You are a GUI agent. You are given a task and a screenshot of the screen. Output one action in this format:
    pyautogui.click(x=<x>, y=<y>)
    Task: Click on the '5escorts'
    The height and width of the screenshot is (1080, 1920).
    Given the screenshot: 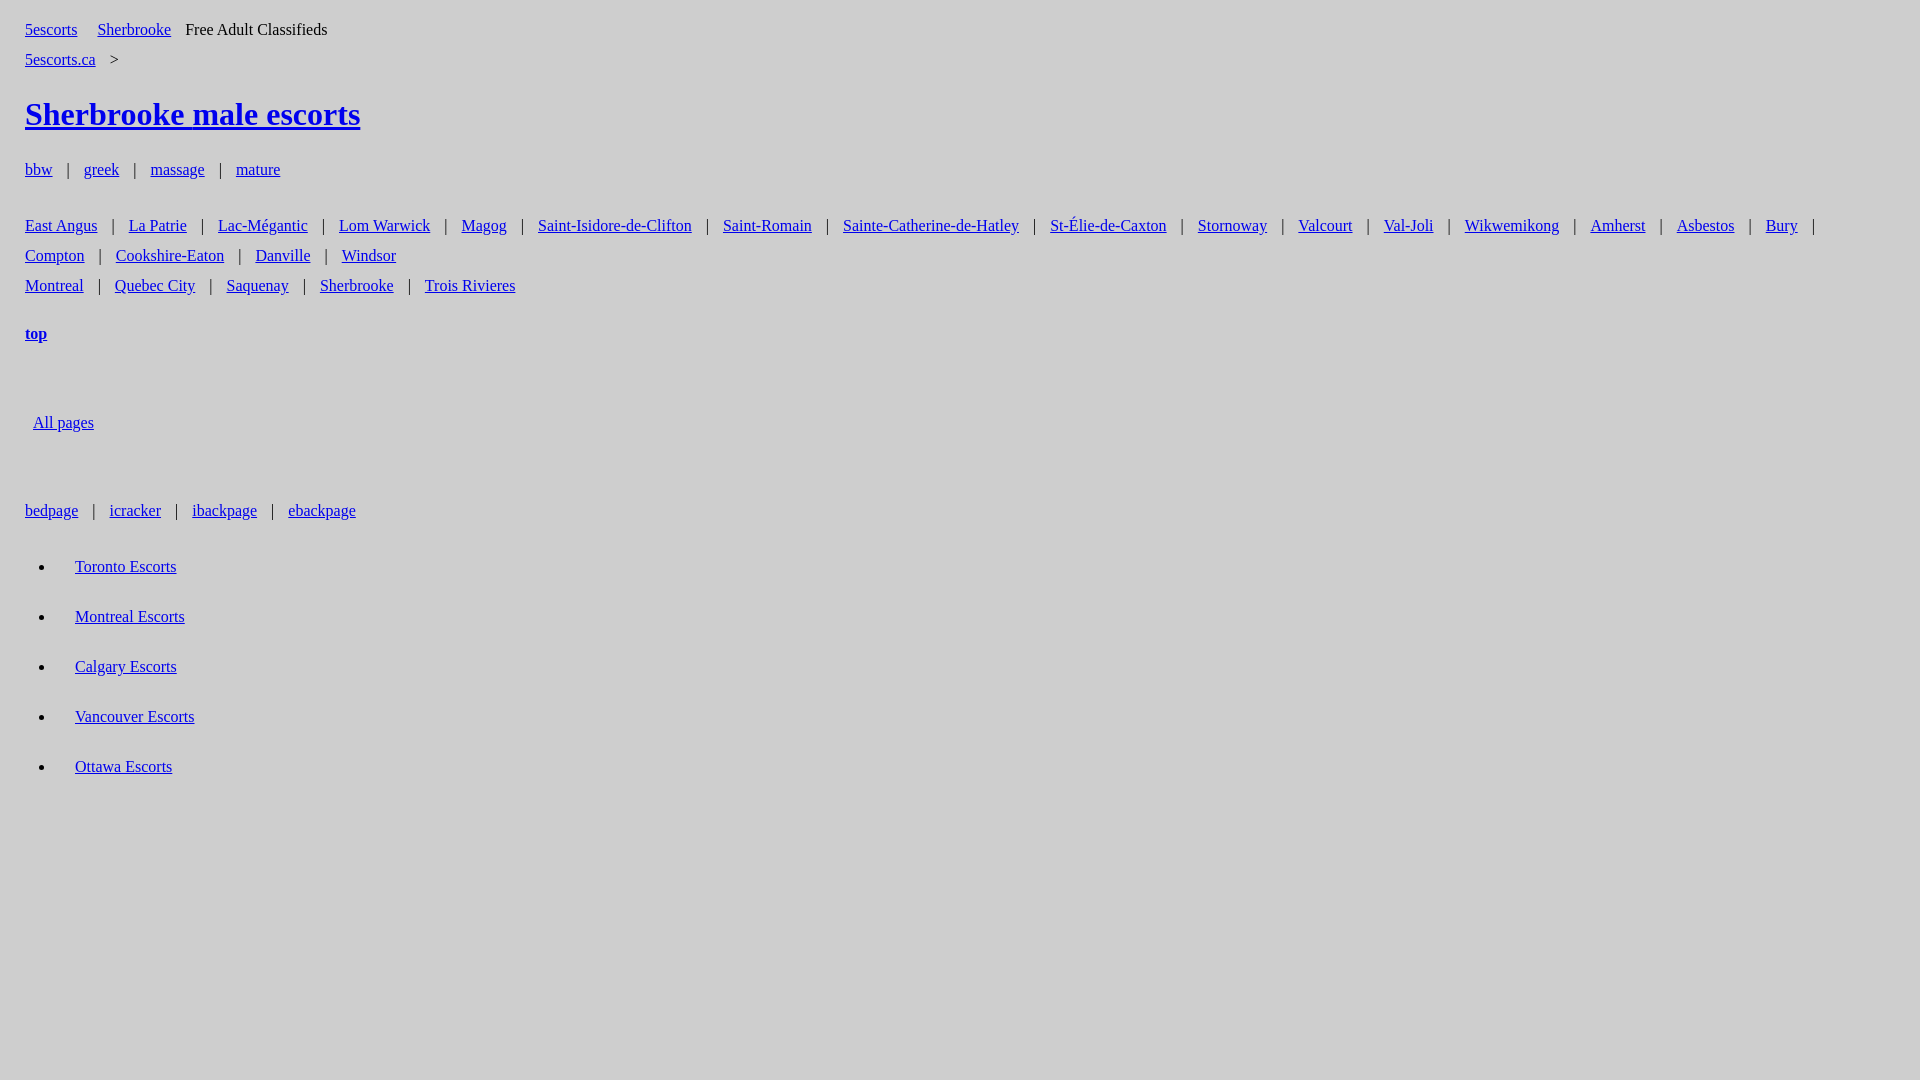 What is the action you would take?
    pyautogui.click(x=51, y=29)
    